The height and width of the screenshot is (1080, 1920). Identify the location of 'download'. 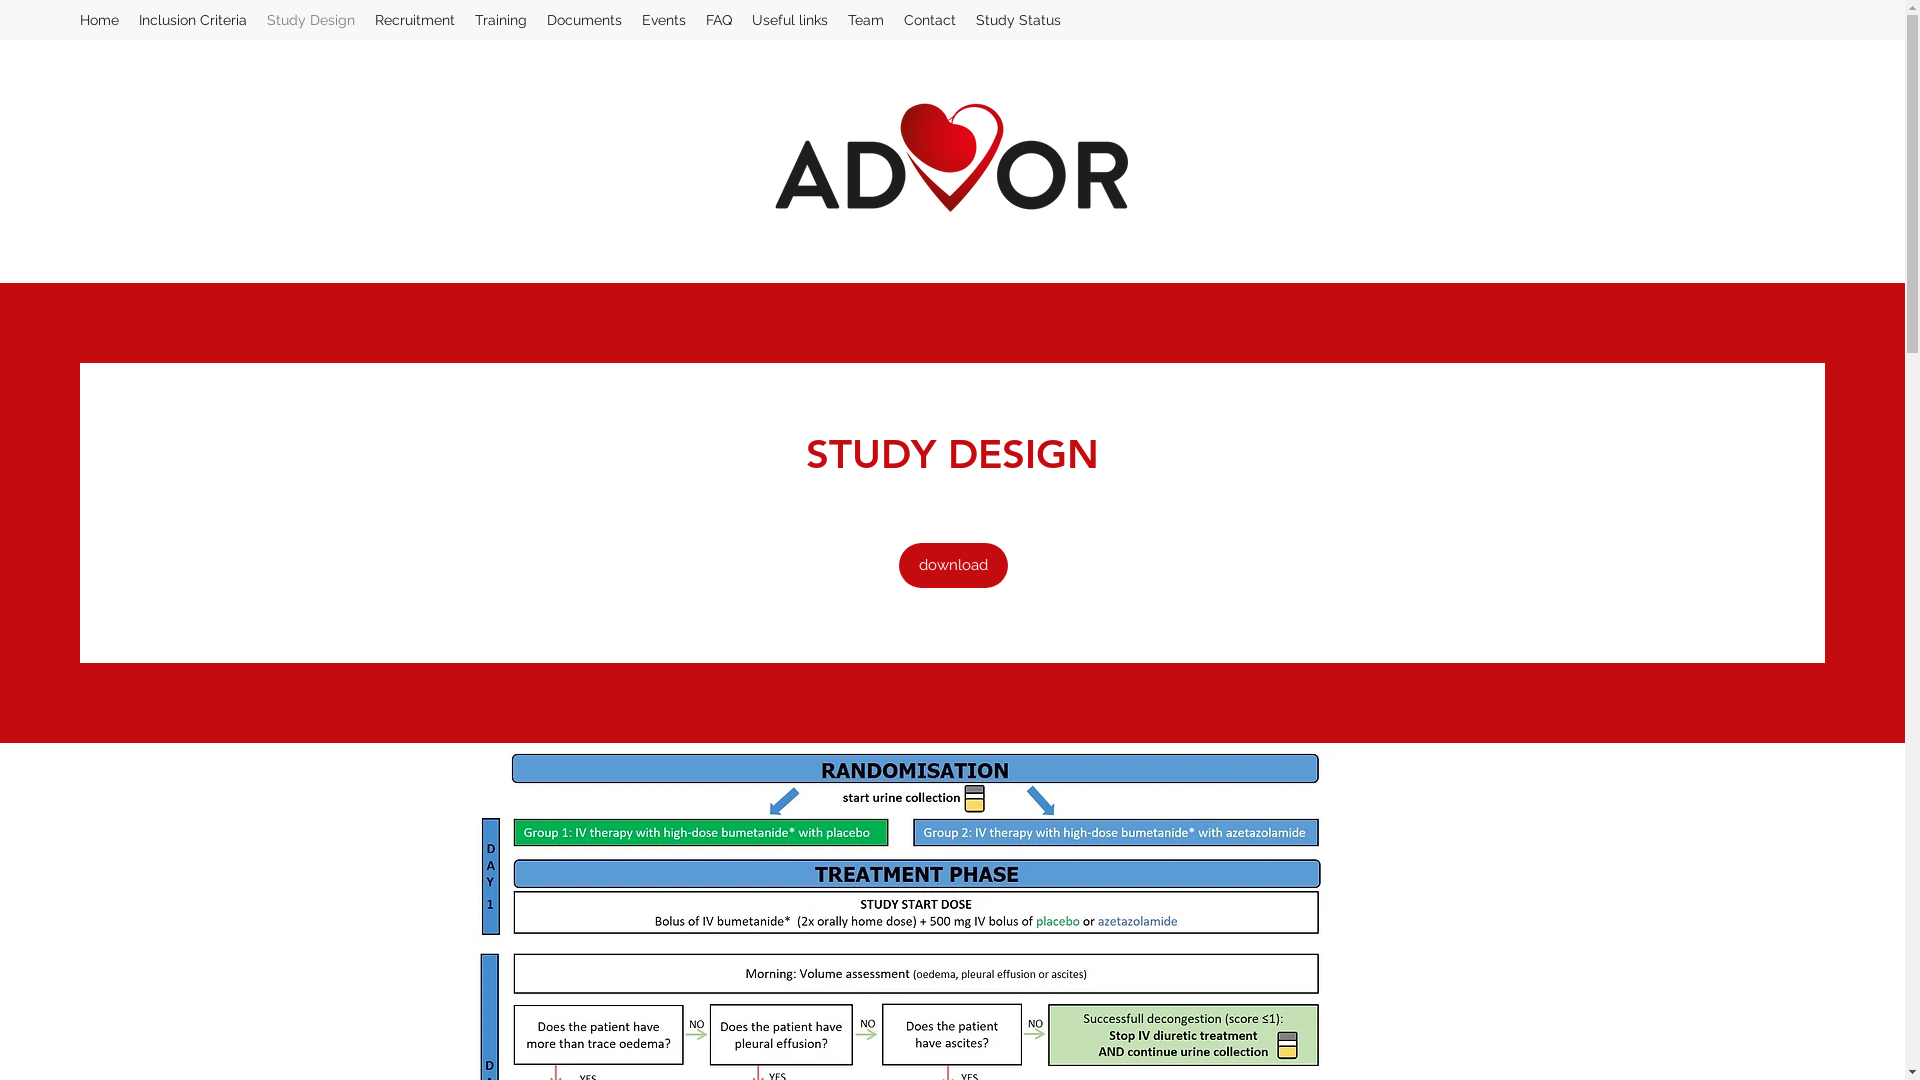
(951, 565).